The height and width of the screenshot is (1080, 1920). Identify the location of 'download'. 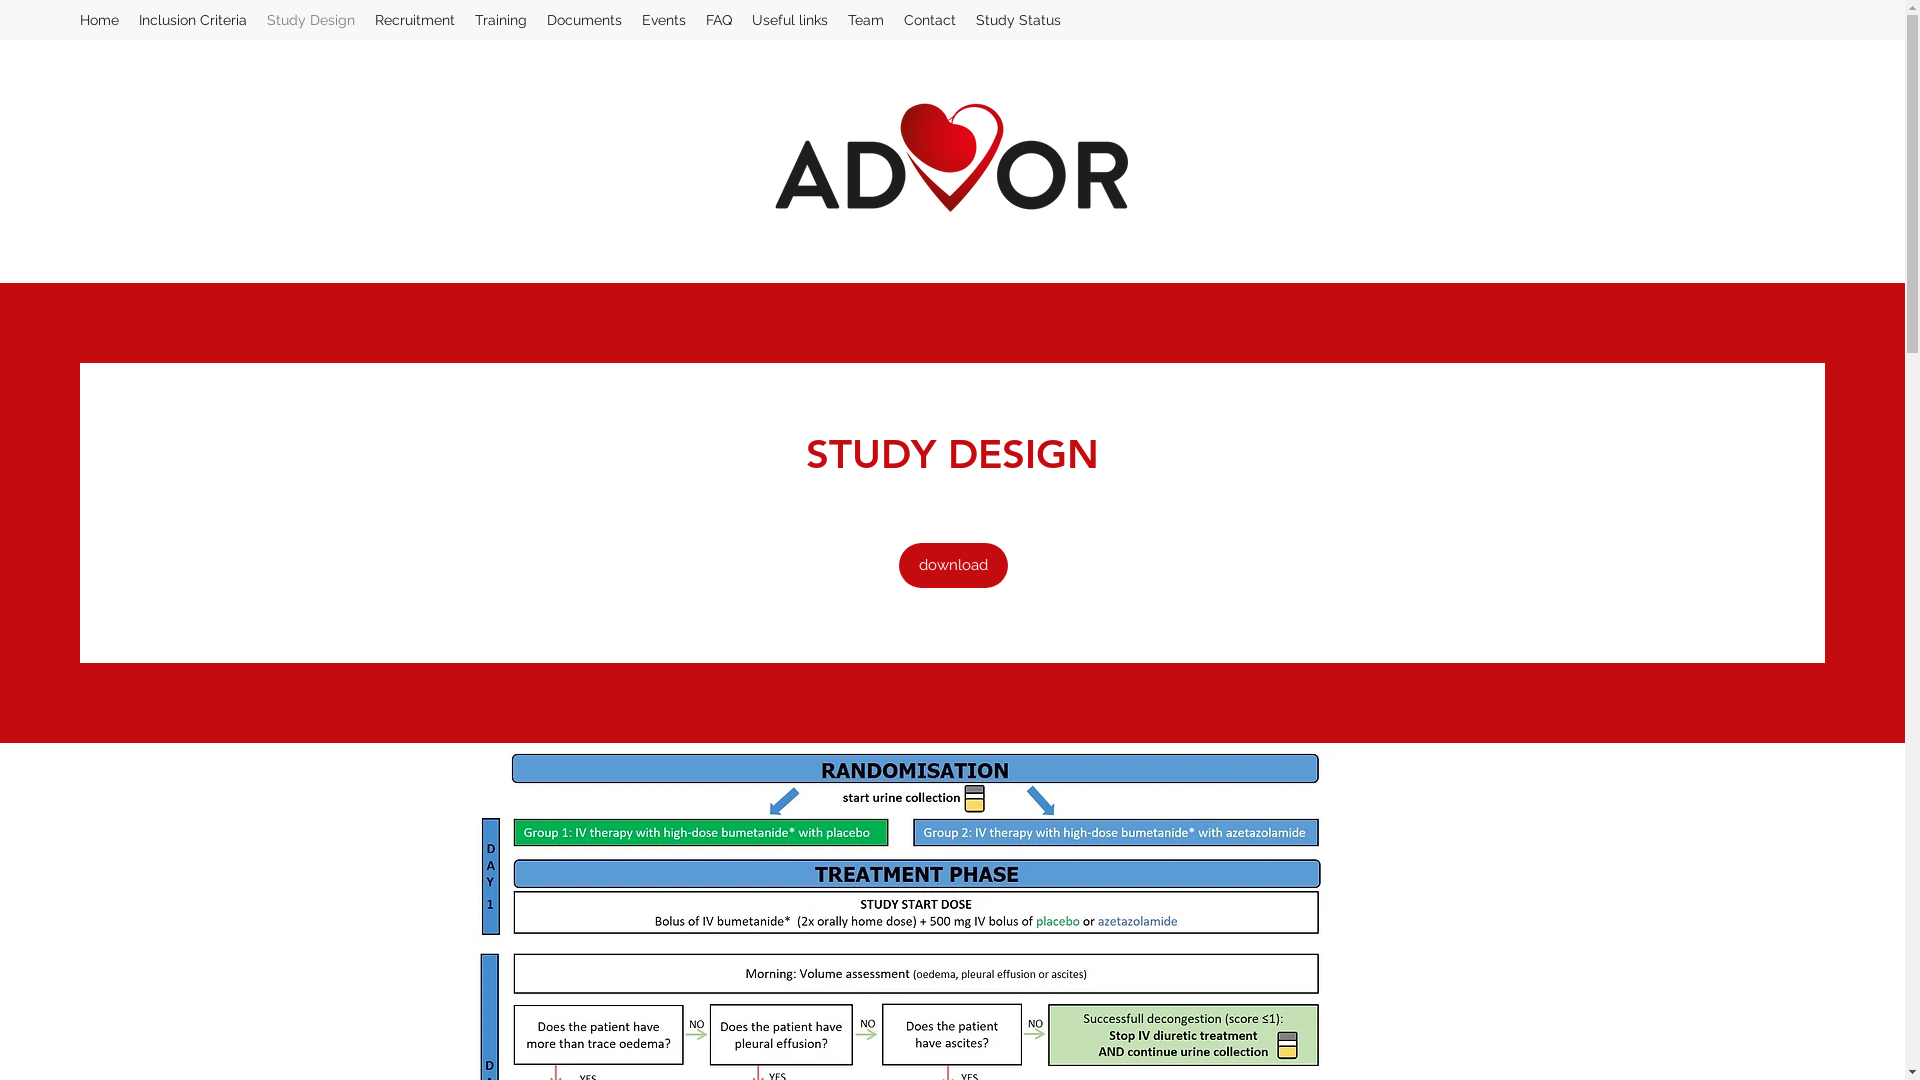
(951, 565).